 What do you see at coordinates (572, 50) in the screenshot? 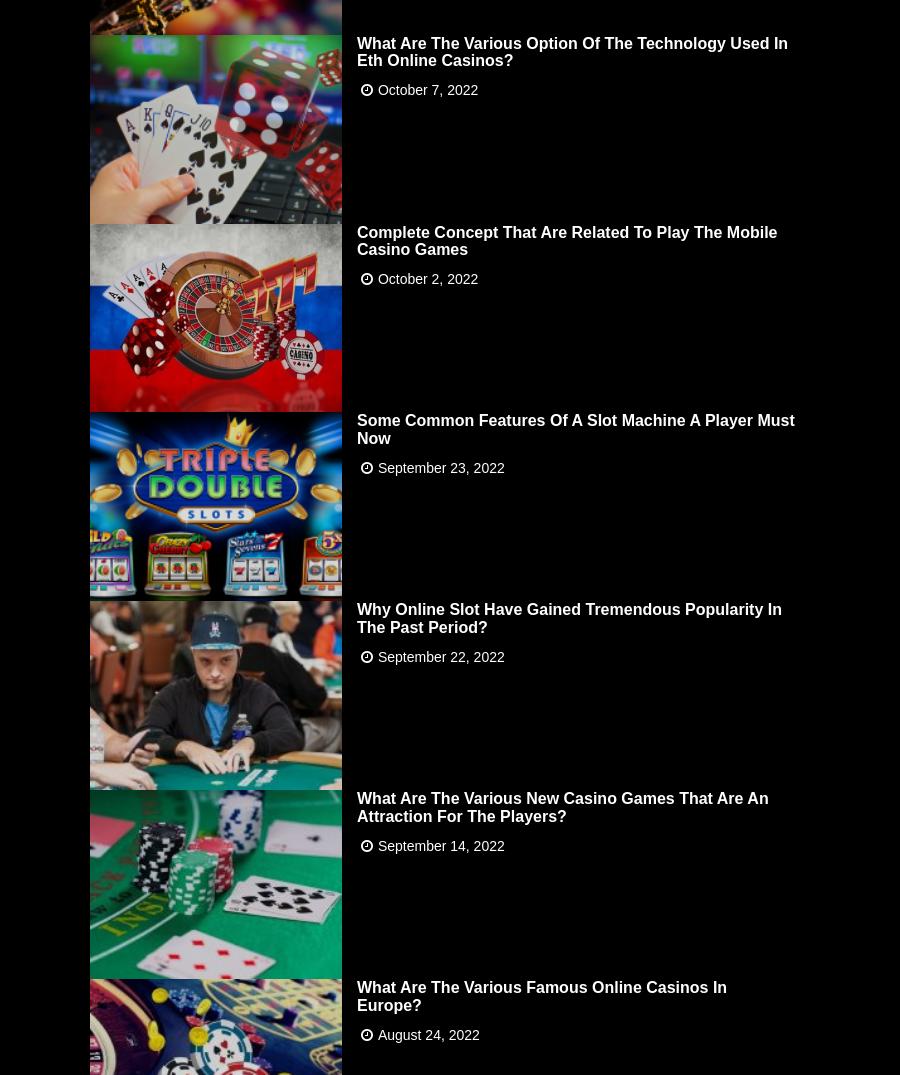
I see `'What Are The Various Option Of The Technology Used In Eth Online Casinos?'` at bounding box center [572, 50].